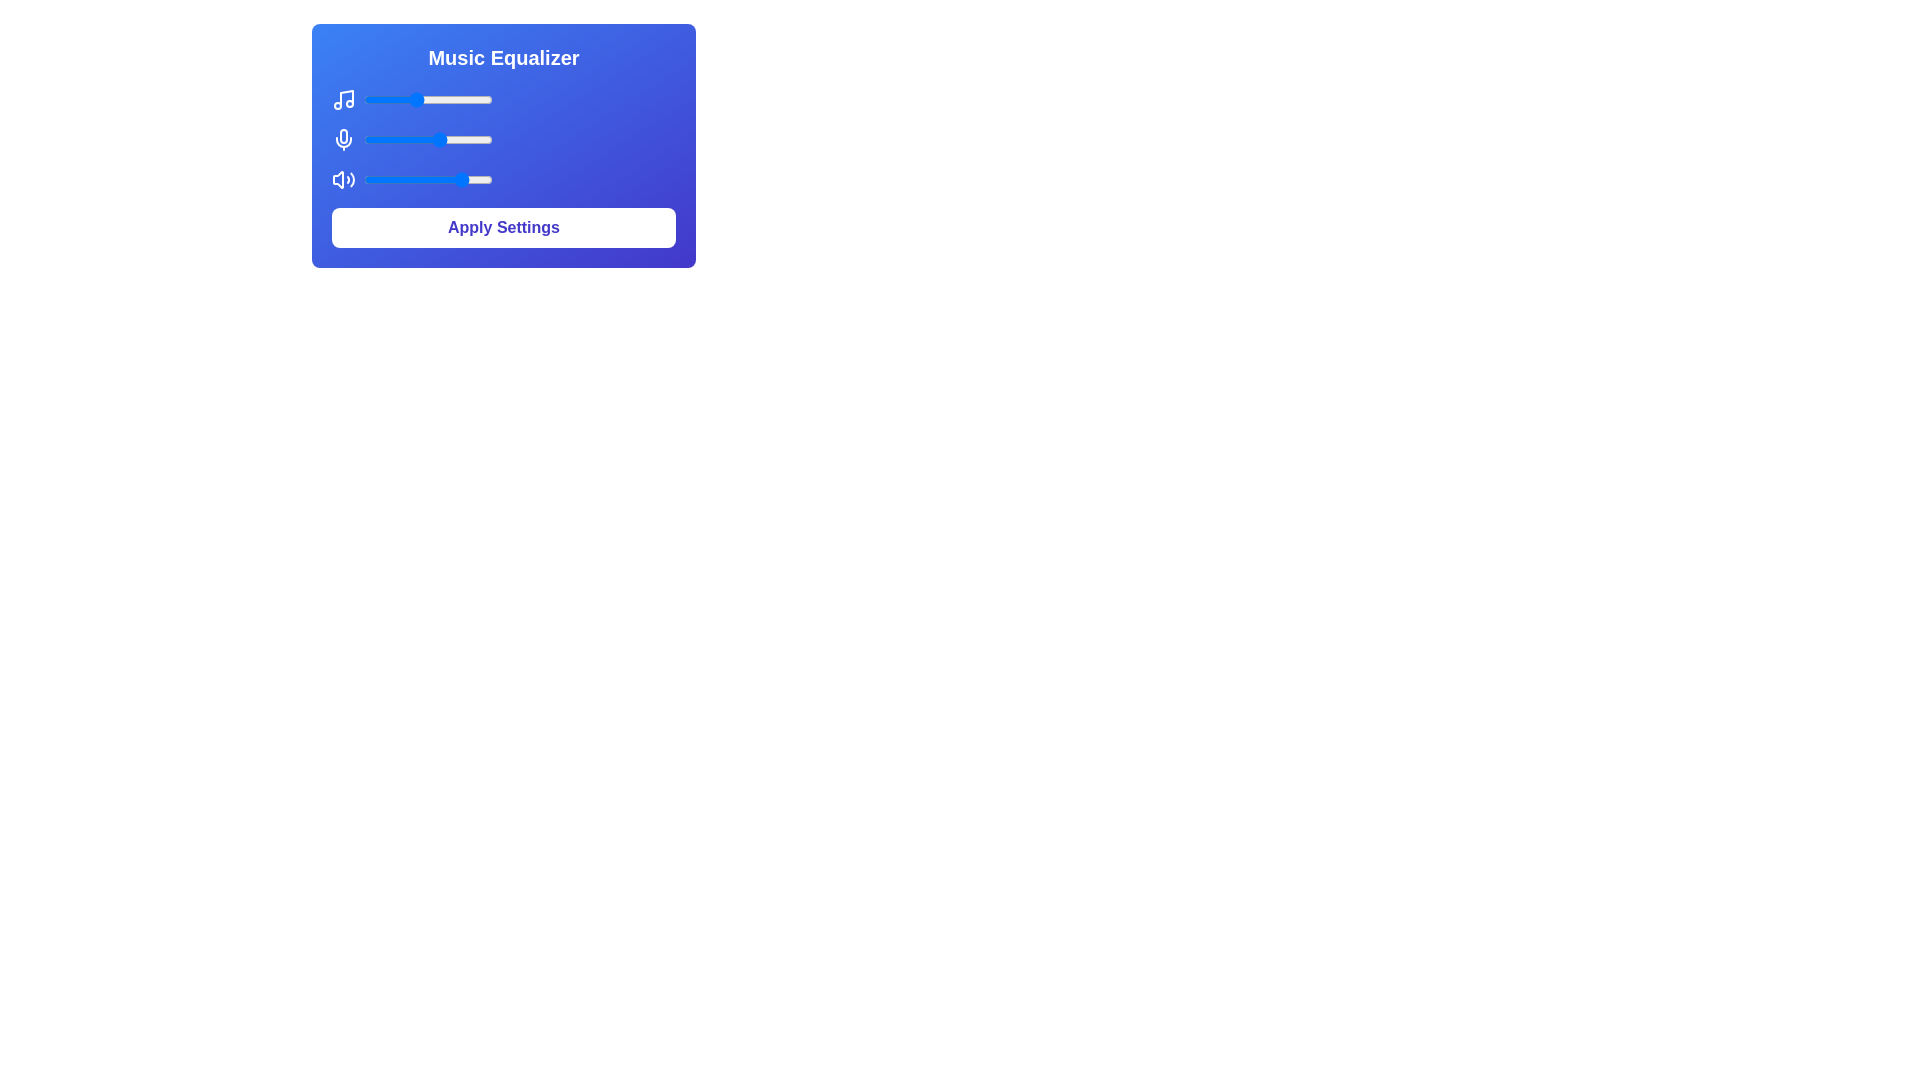  I want to click on the slider value, so click(487, 180).